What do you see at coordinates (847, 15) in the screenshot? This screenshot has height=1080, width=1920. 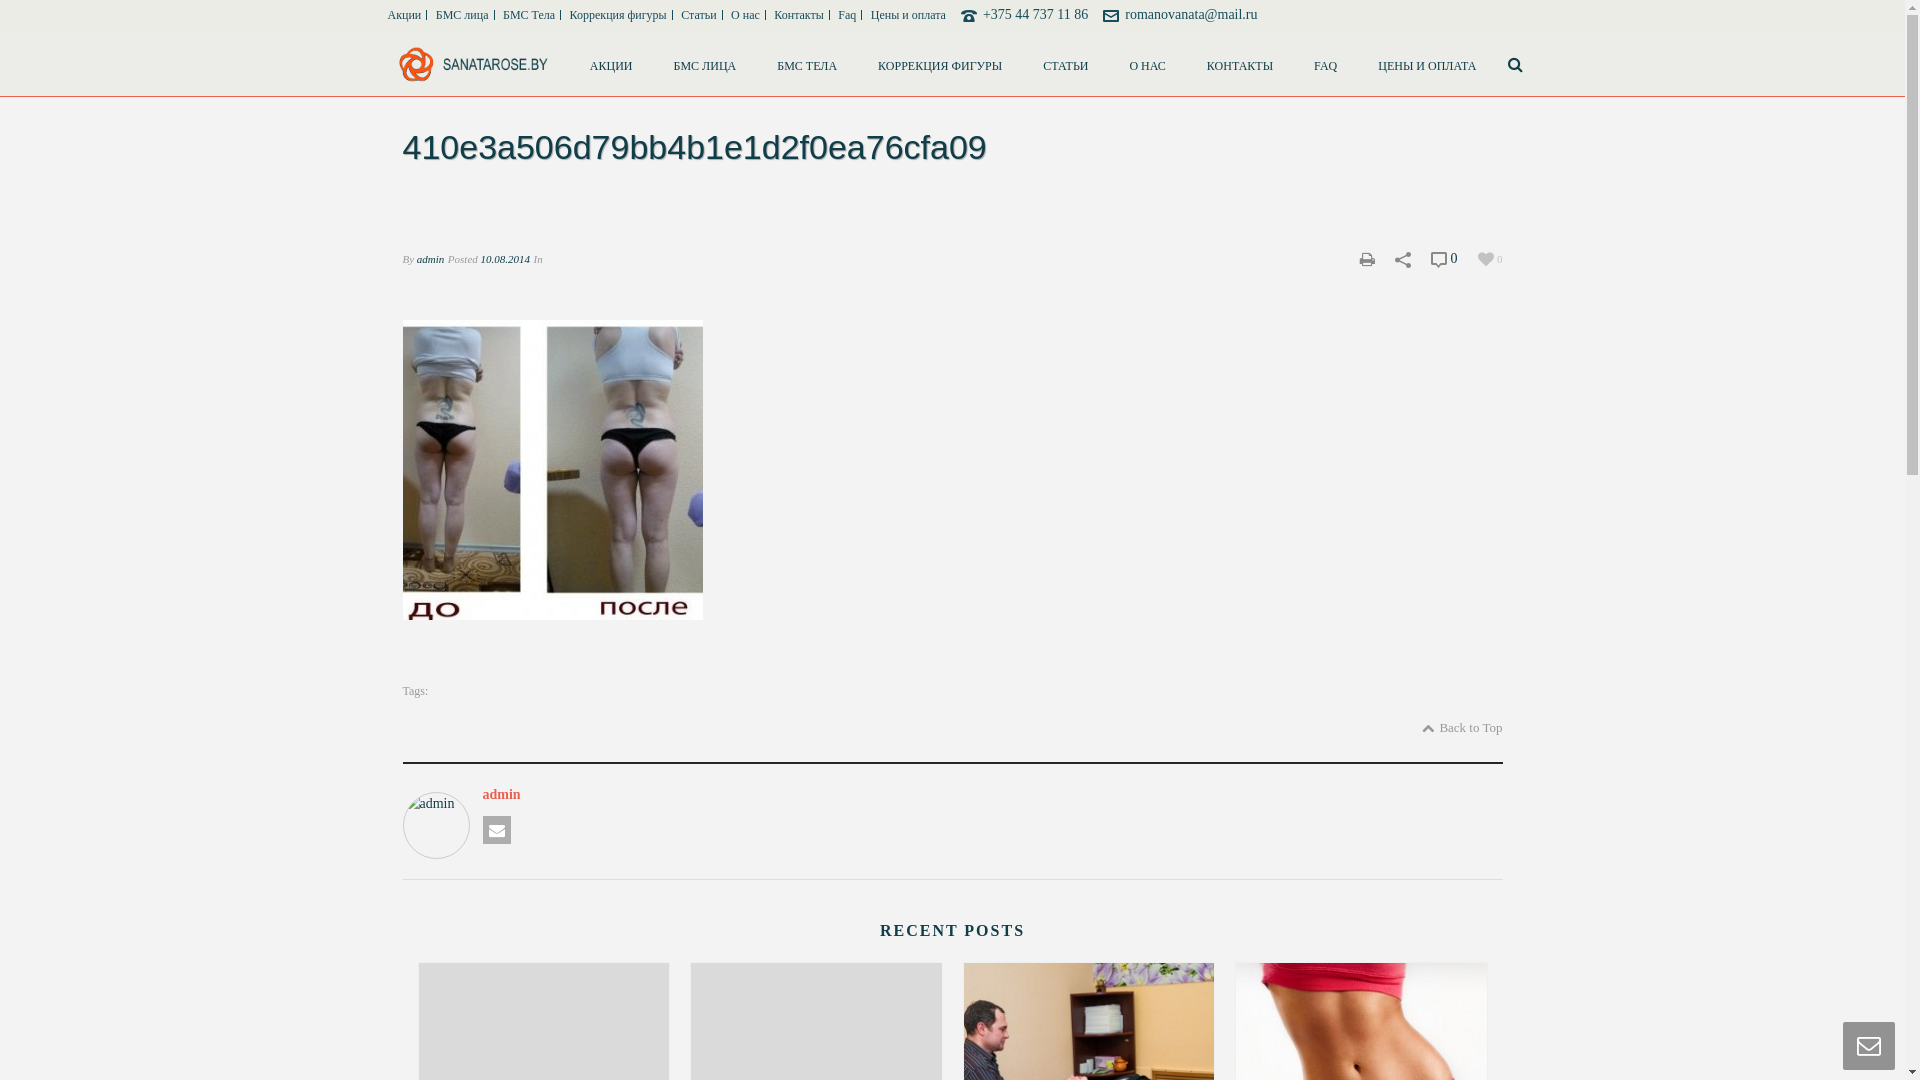 I see `'Faq'` at bounding box center [847, 15].